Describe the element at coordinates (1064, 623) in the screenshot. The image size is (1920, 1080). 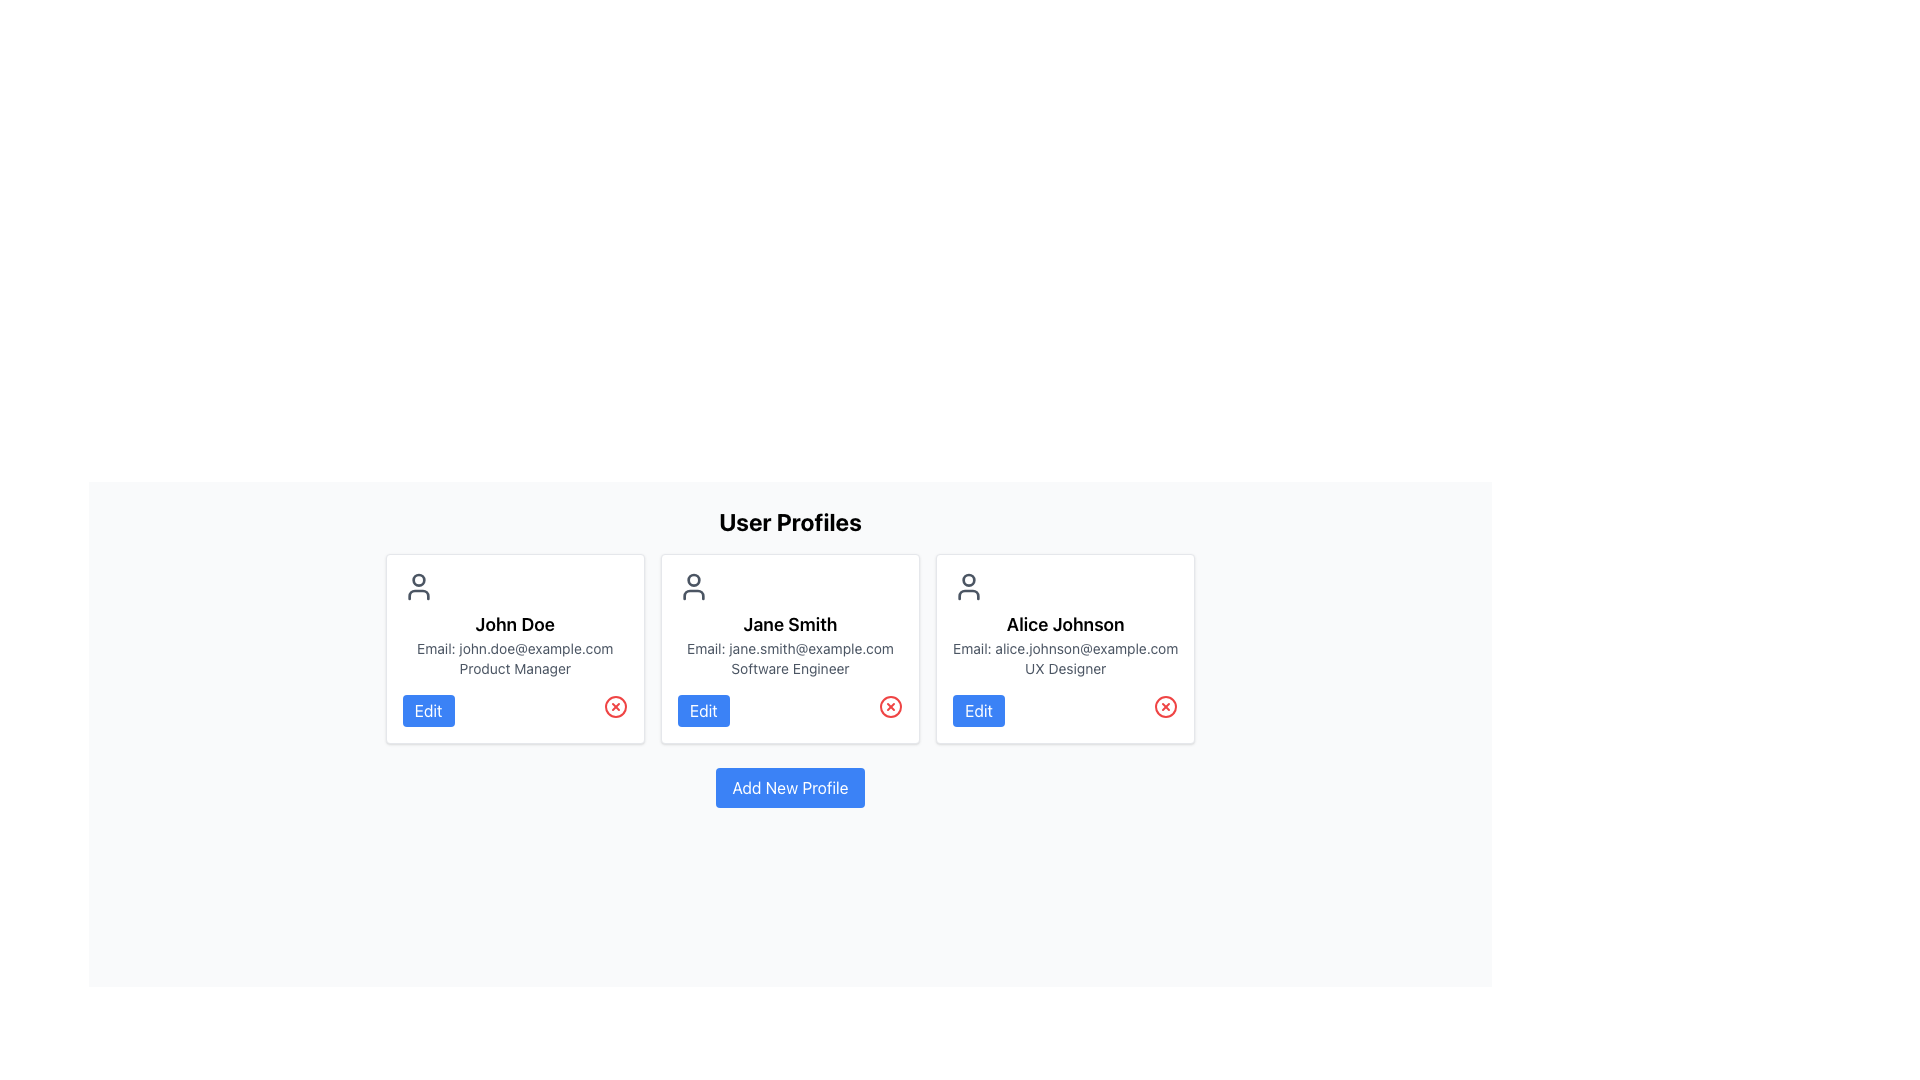
I see `the Text Label identifying 'Alice Johnson' at the top of the user card, which is positioned above the email and role details` at that location.